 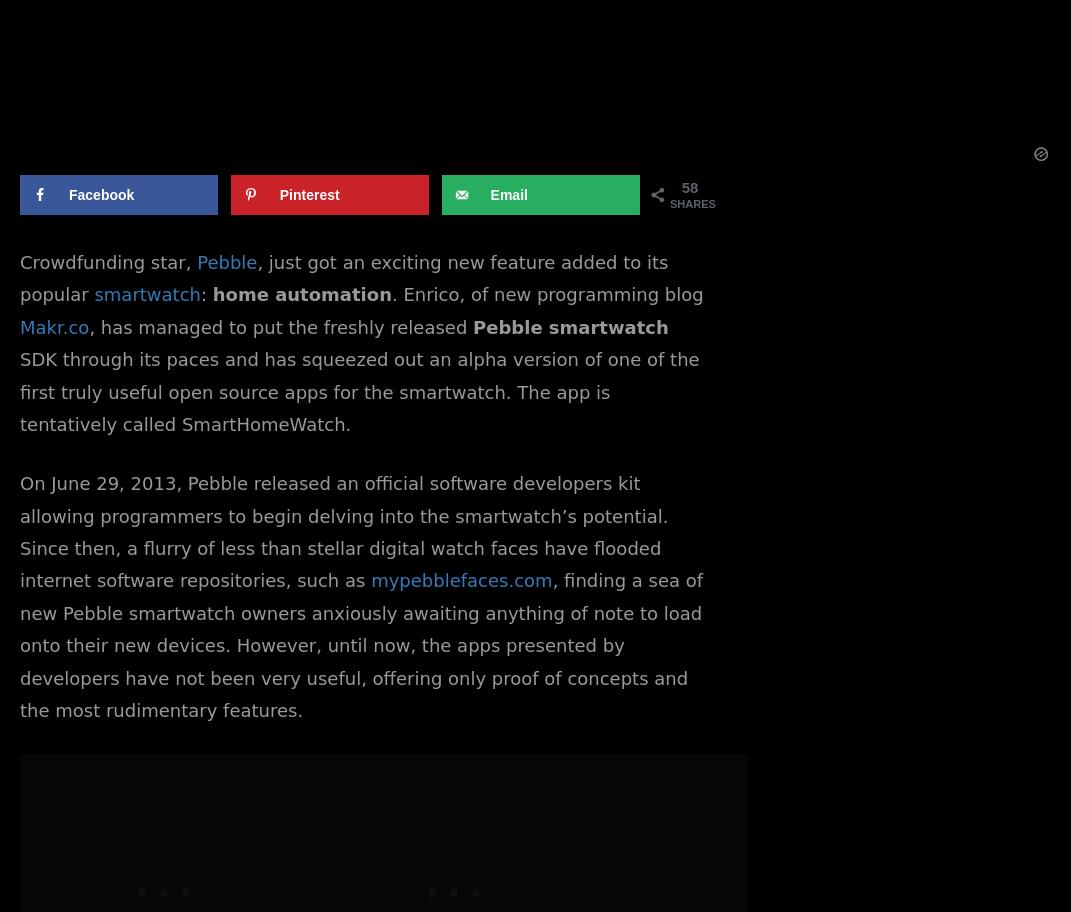 What do you see at coordinates (226, 261) in the screenshot?
I see `'Pebble'` at bounding box center [226, 261].